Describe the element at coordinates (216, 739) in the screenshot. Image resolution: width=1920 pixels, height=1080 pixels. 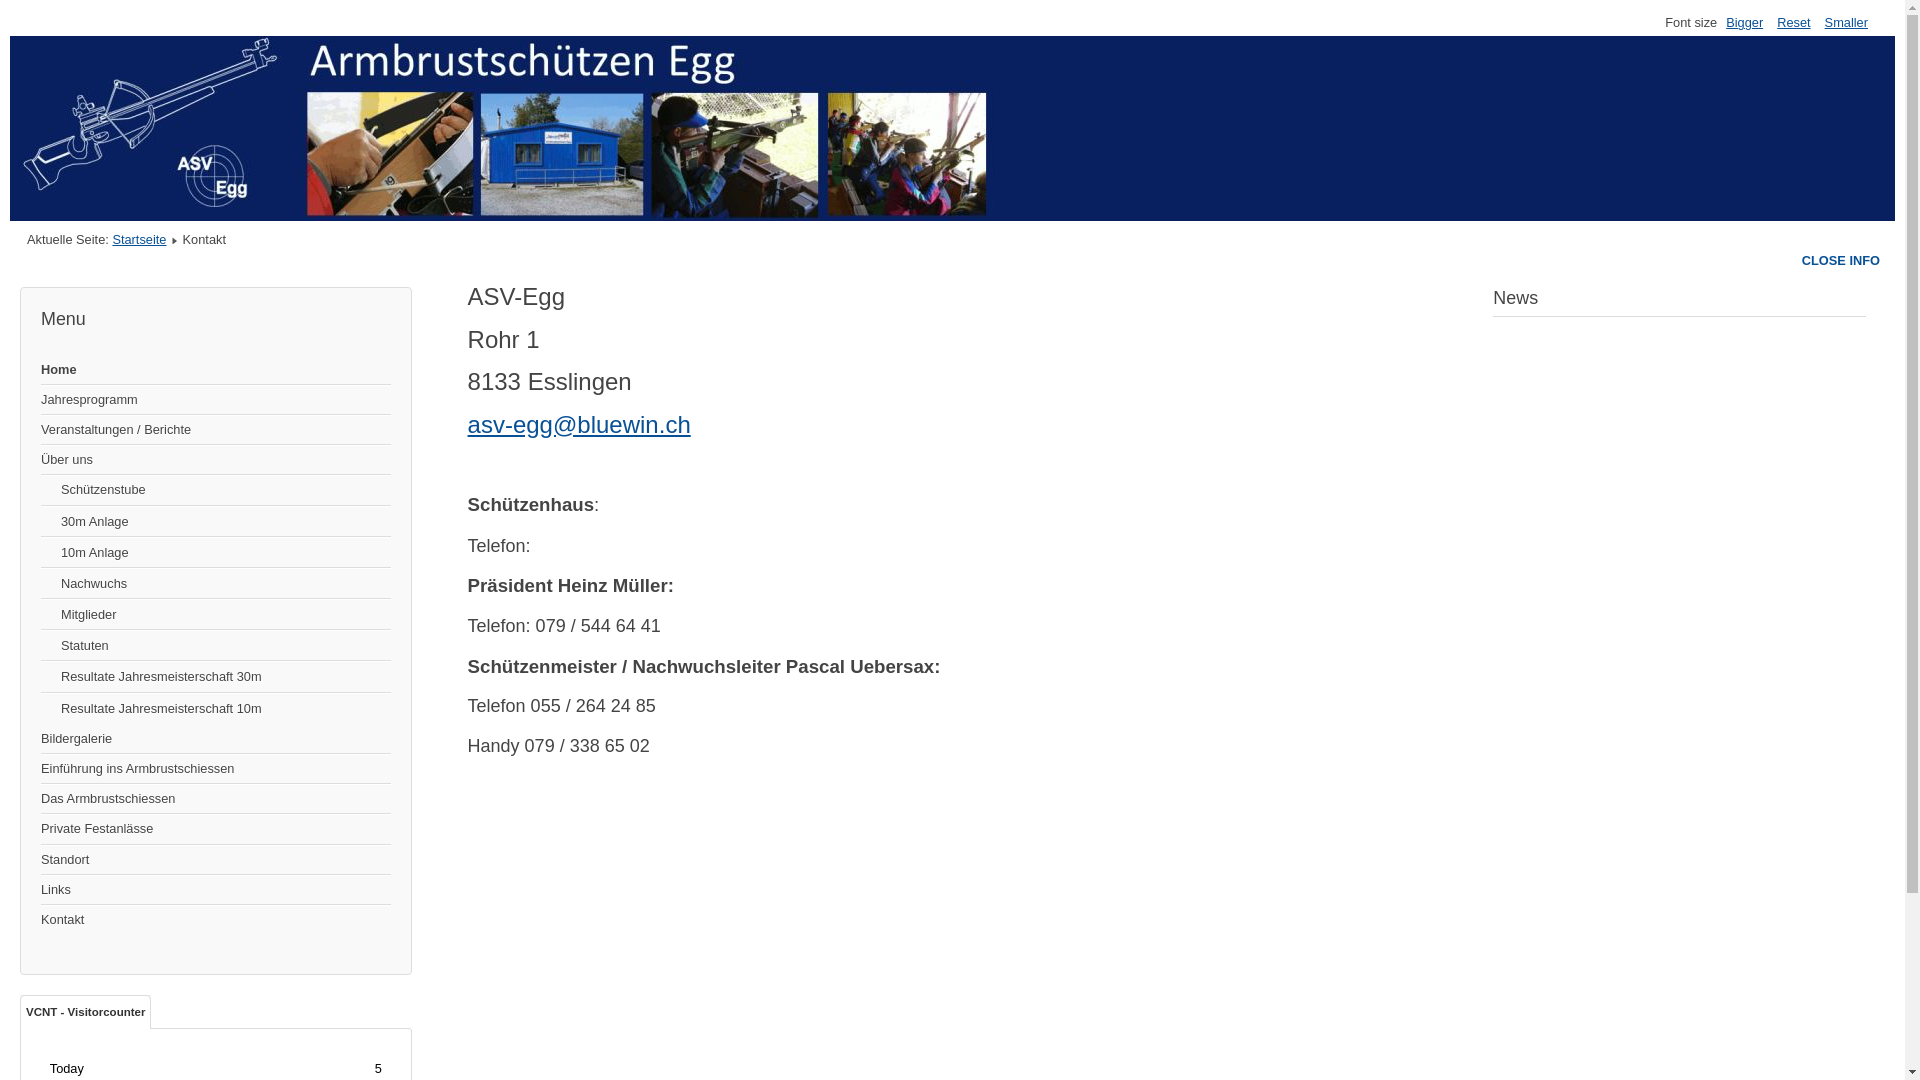
I see `'Bildergalerie'` at that location.